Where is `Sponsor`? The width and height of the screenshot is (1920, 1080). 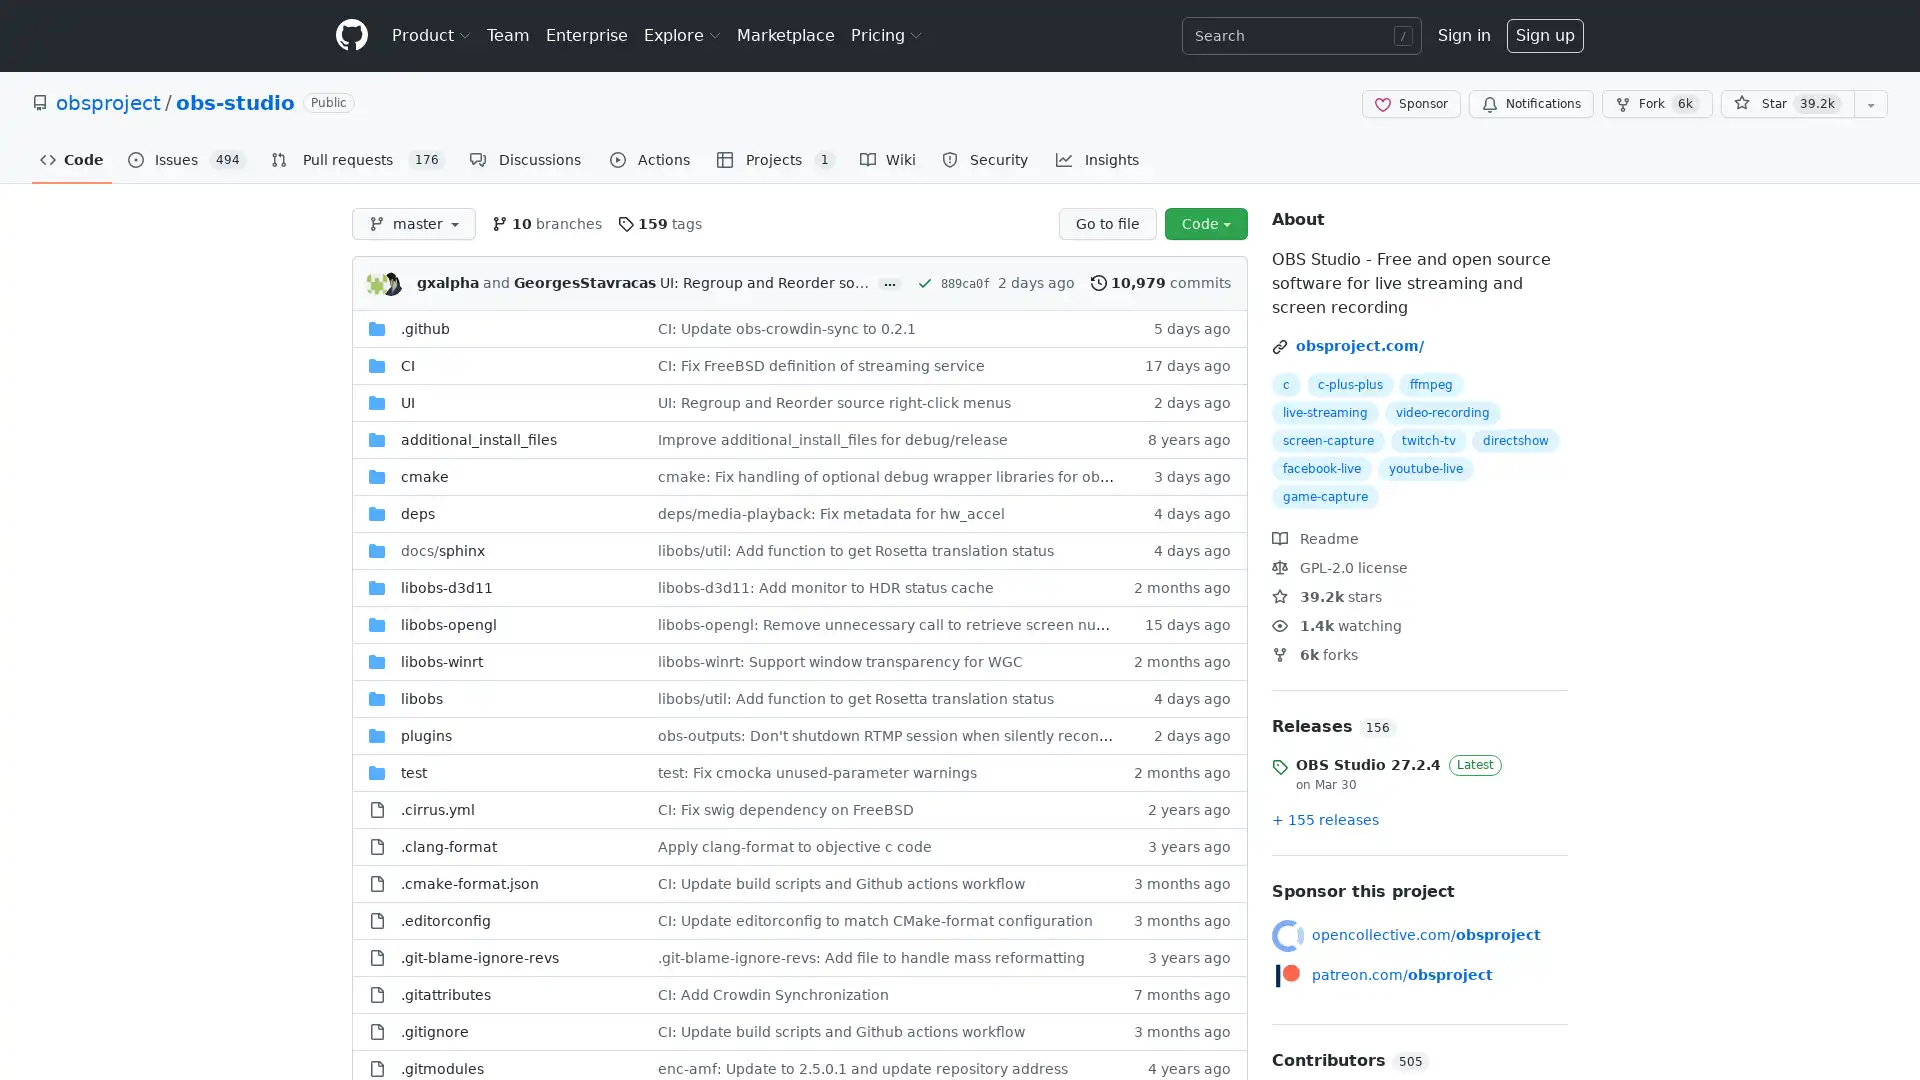 Sponsor is located at coordinates (1410, 104).